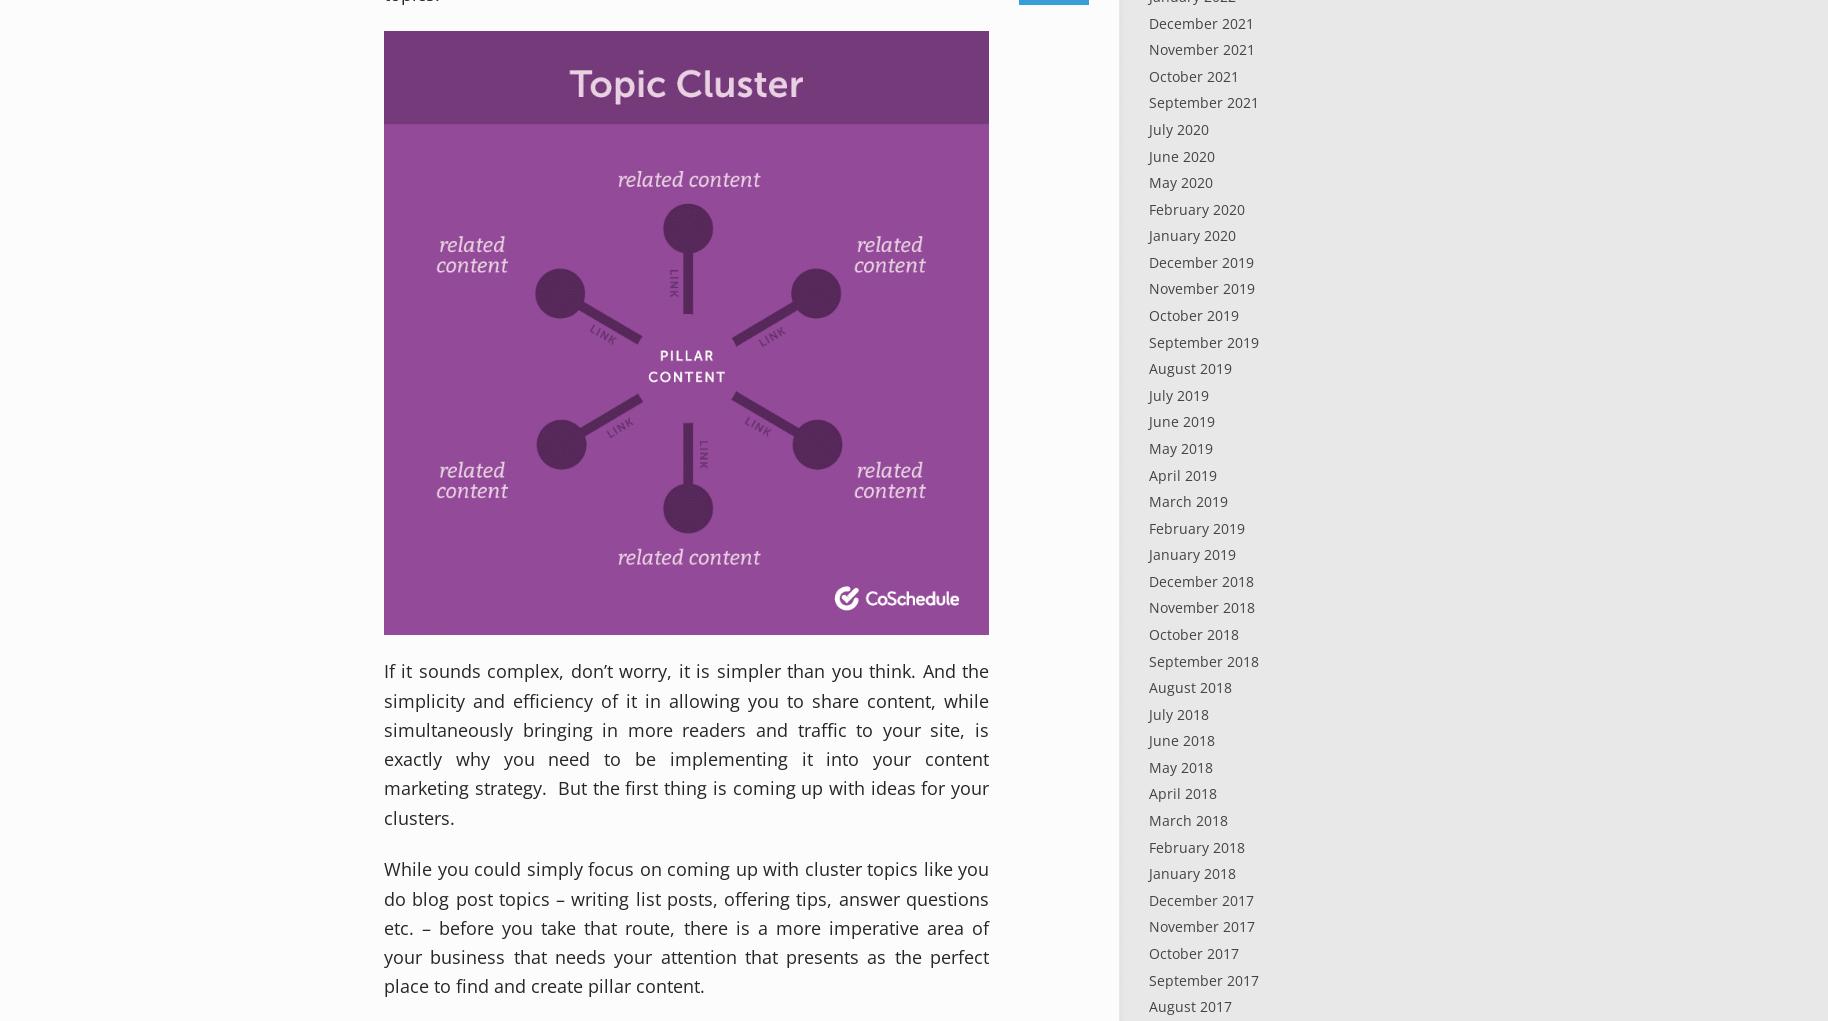  What do you see at coordinates (1180, 155) in the screenshot?
I see `'June 2020'` at bounding box center [1180, 155].